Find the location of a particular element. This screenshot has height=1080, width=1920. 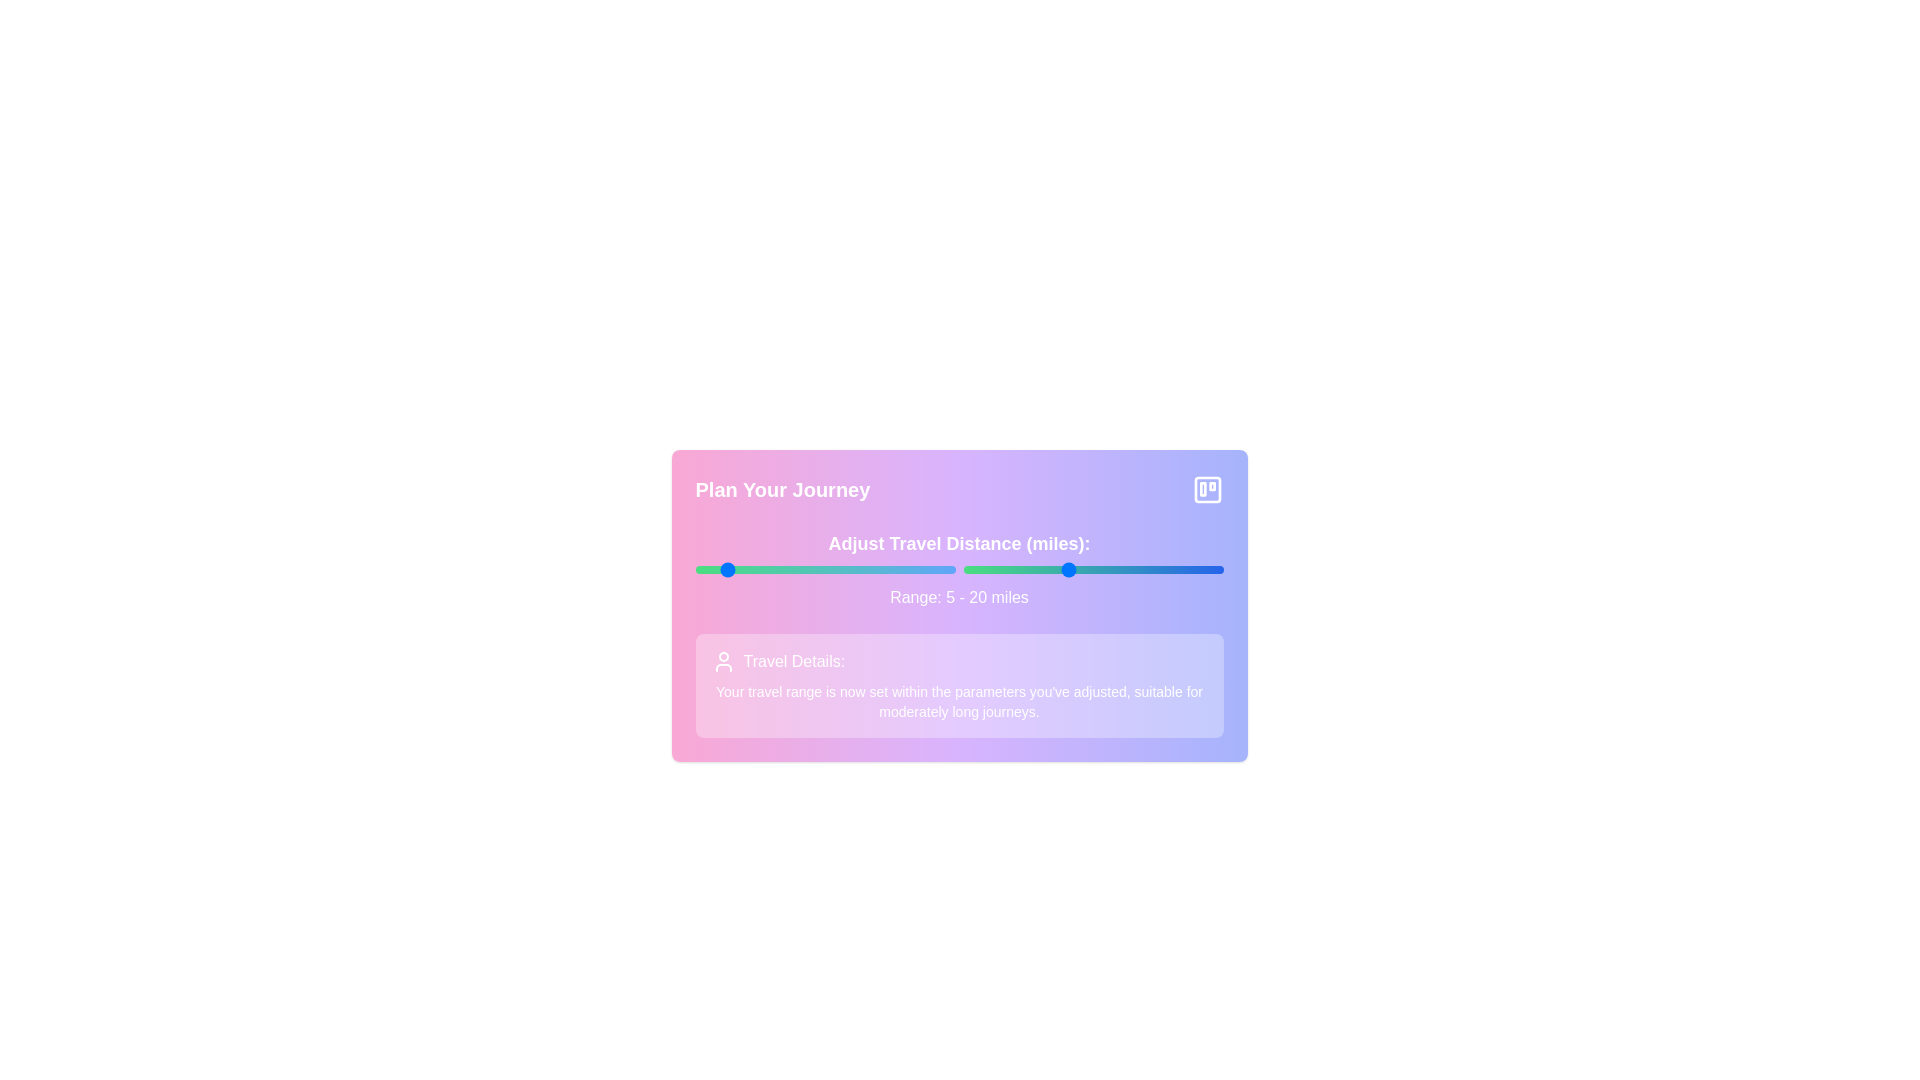

the travel distance is located at coordinates (1155, 570).